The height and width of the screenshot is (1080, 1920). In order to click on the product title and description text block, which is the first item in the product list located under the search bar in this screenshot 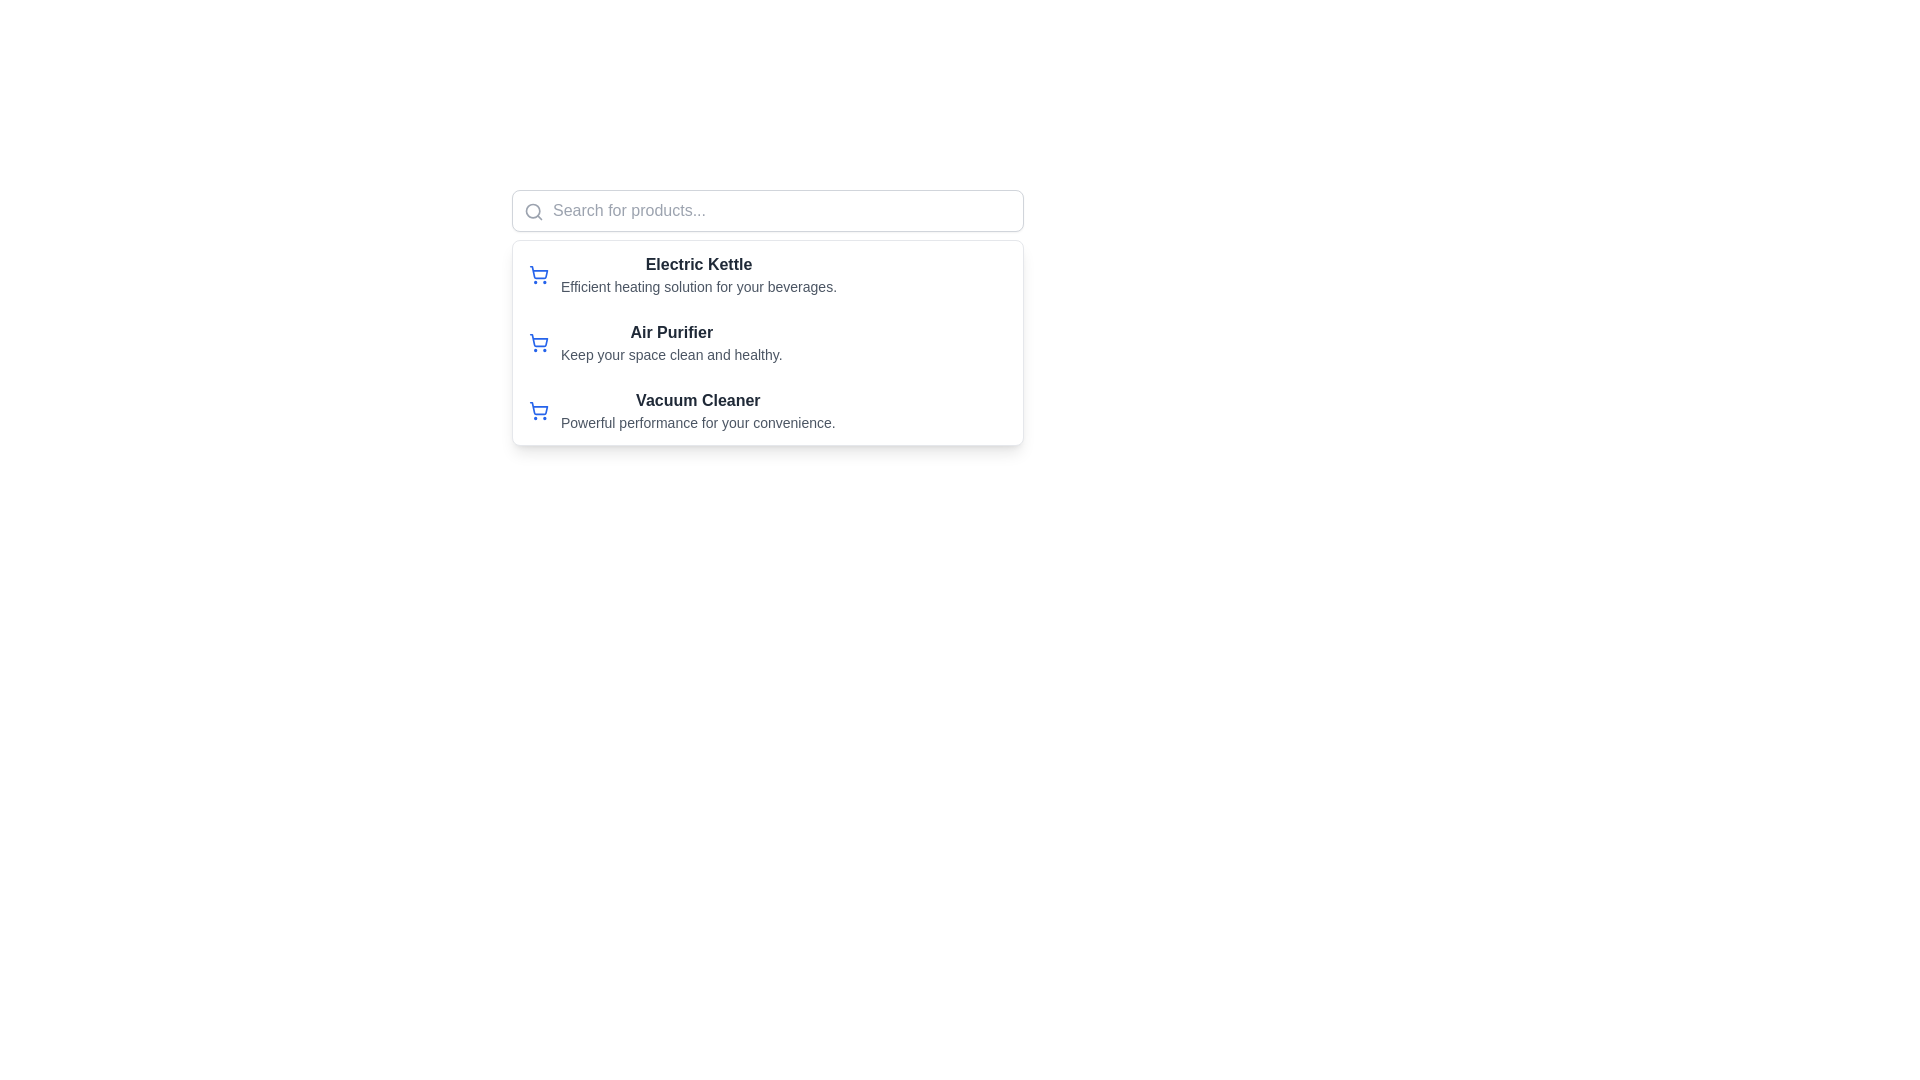, I will do `click(699, 274)`.